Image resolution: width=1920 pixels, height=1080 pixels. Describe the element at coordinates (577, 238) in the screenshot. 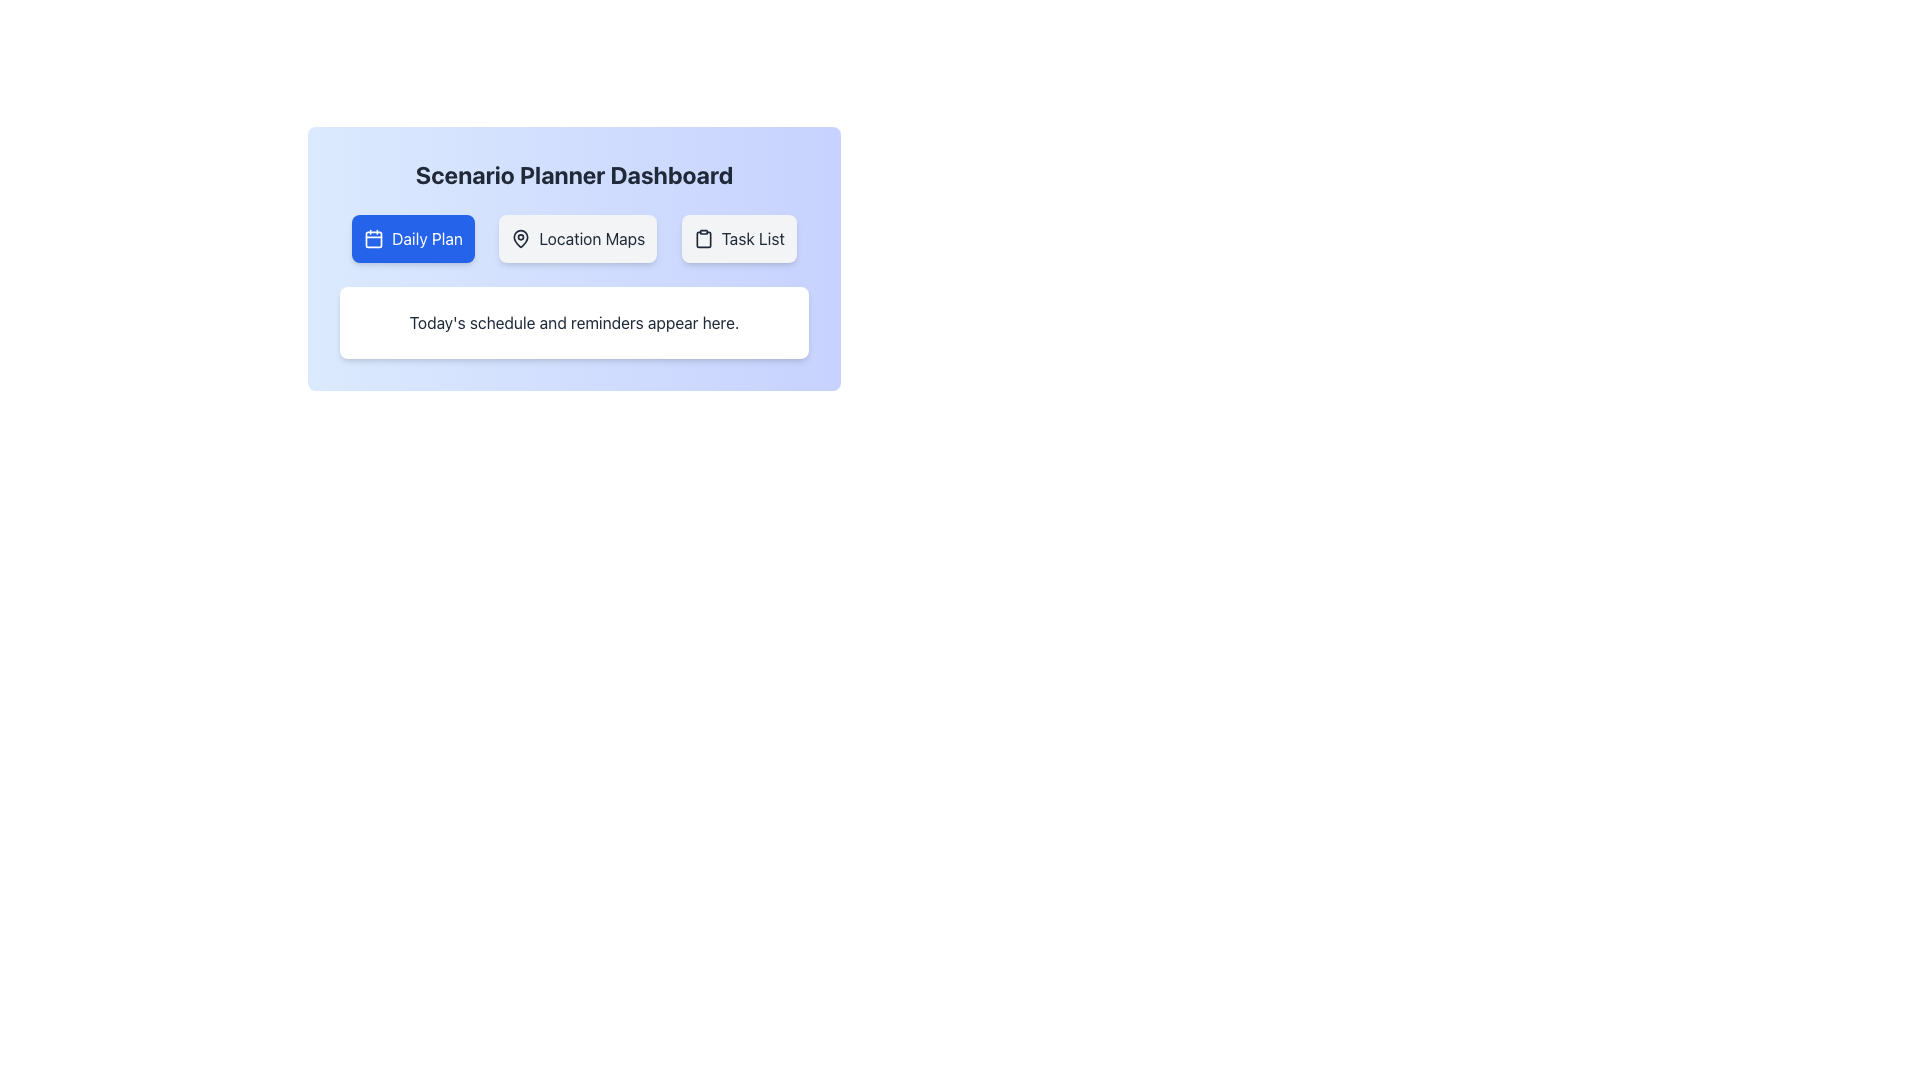

I see `the 'Location Maps' button, which is the second button from the left, styled with a light gray background and black text` at that location.